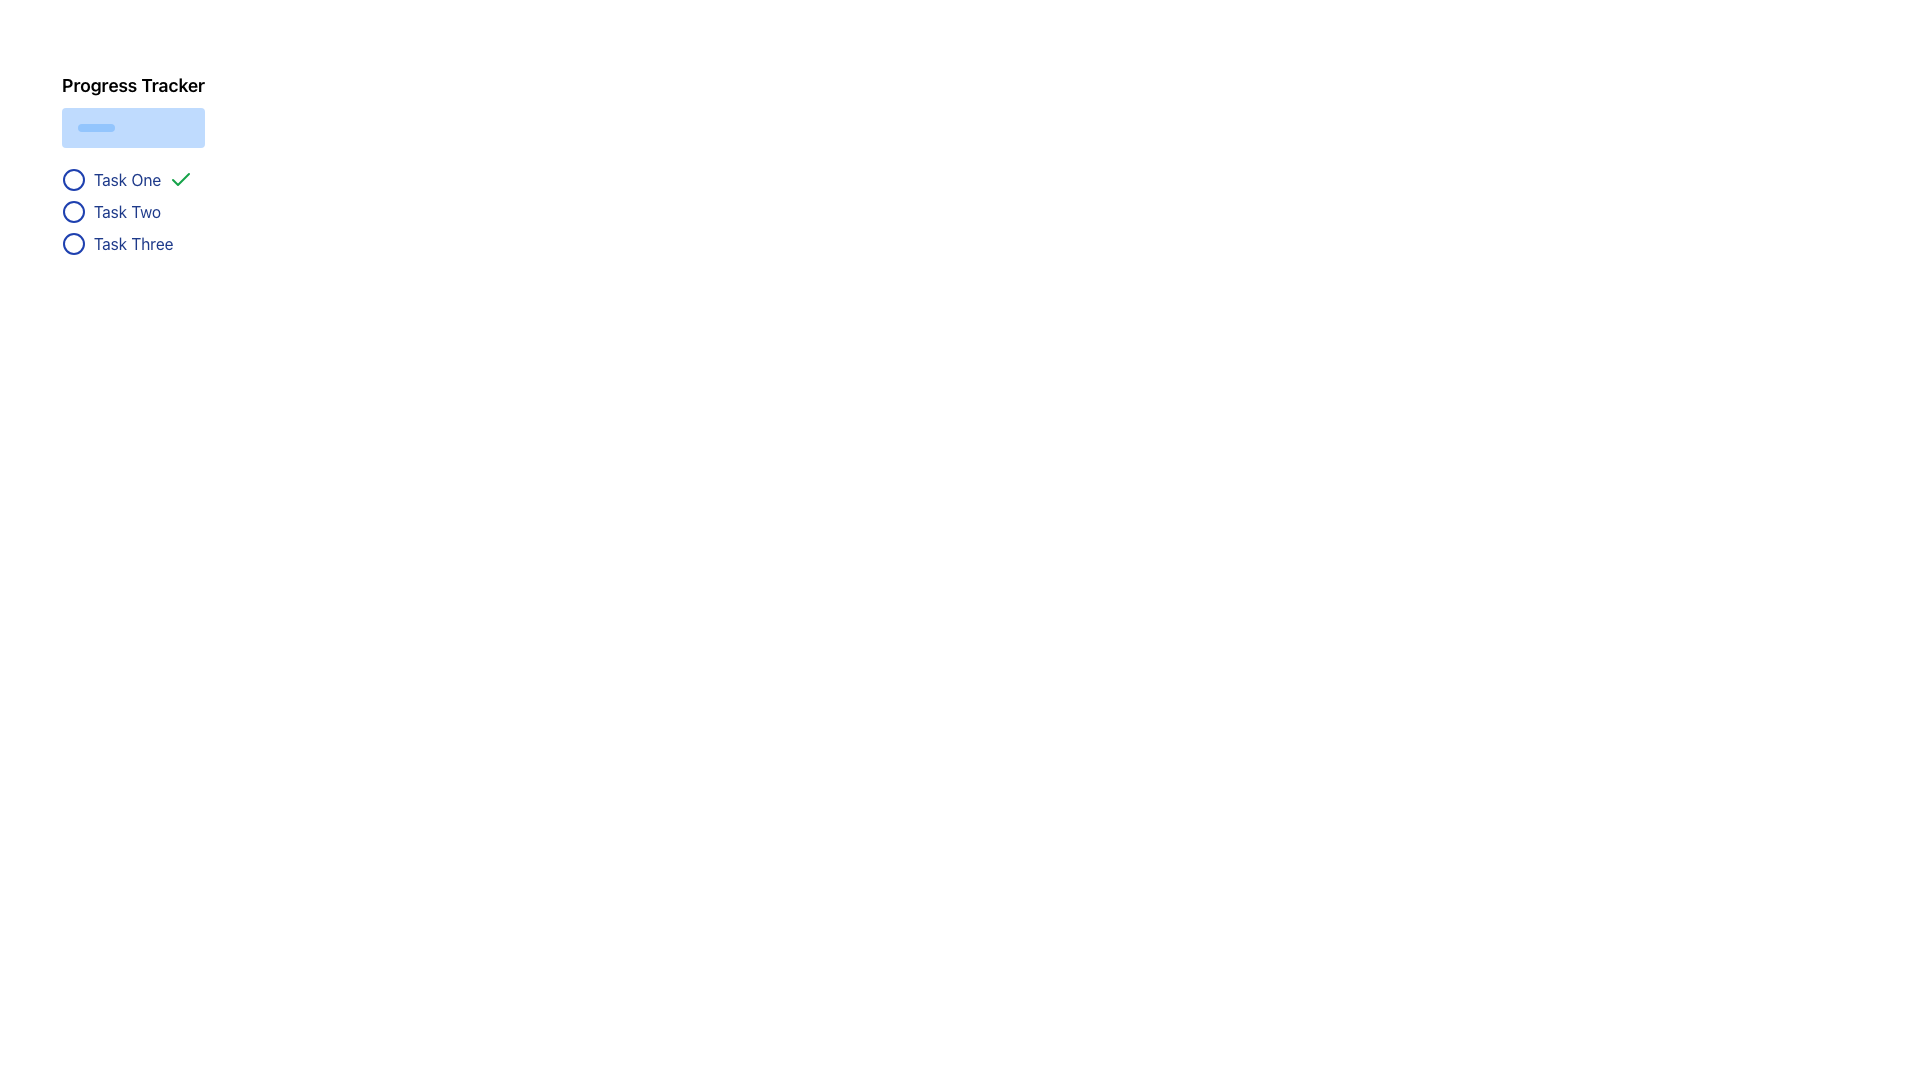 The height and width of the screenshot is (1080, 1920). I want to click on the blue circular icon with a 2px border that is positioned to the left of the text 'Task Three' within the progress tracker interface, so click(73, 242).